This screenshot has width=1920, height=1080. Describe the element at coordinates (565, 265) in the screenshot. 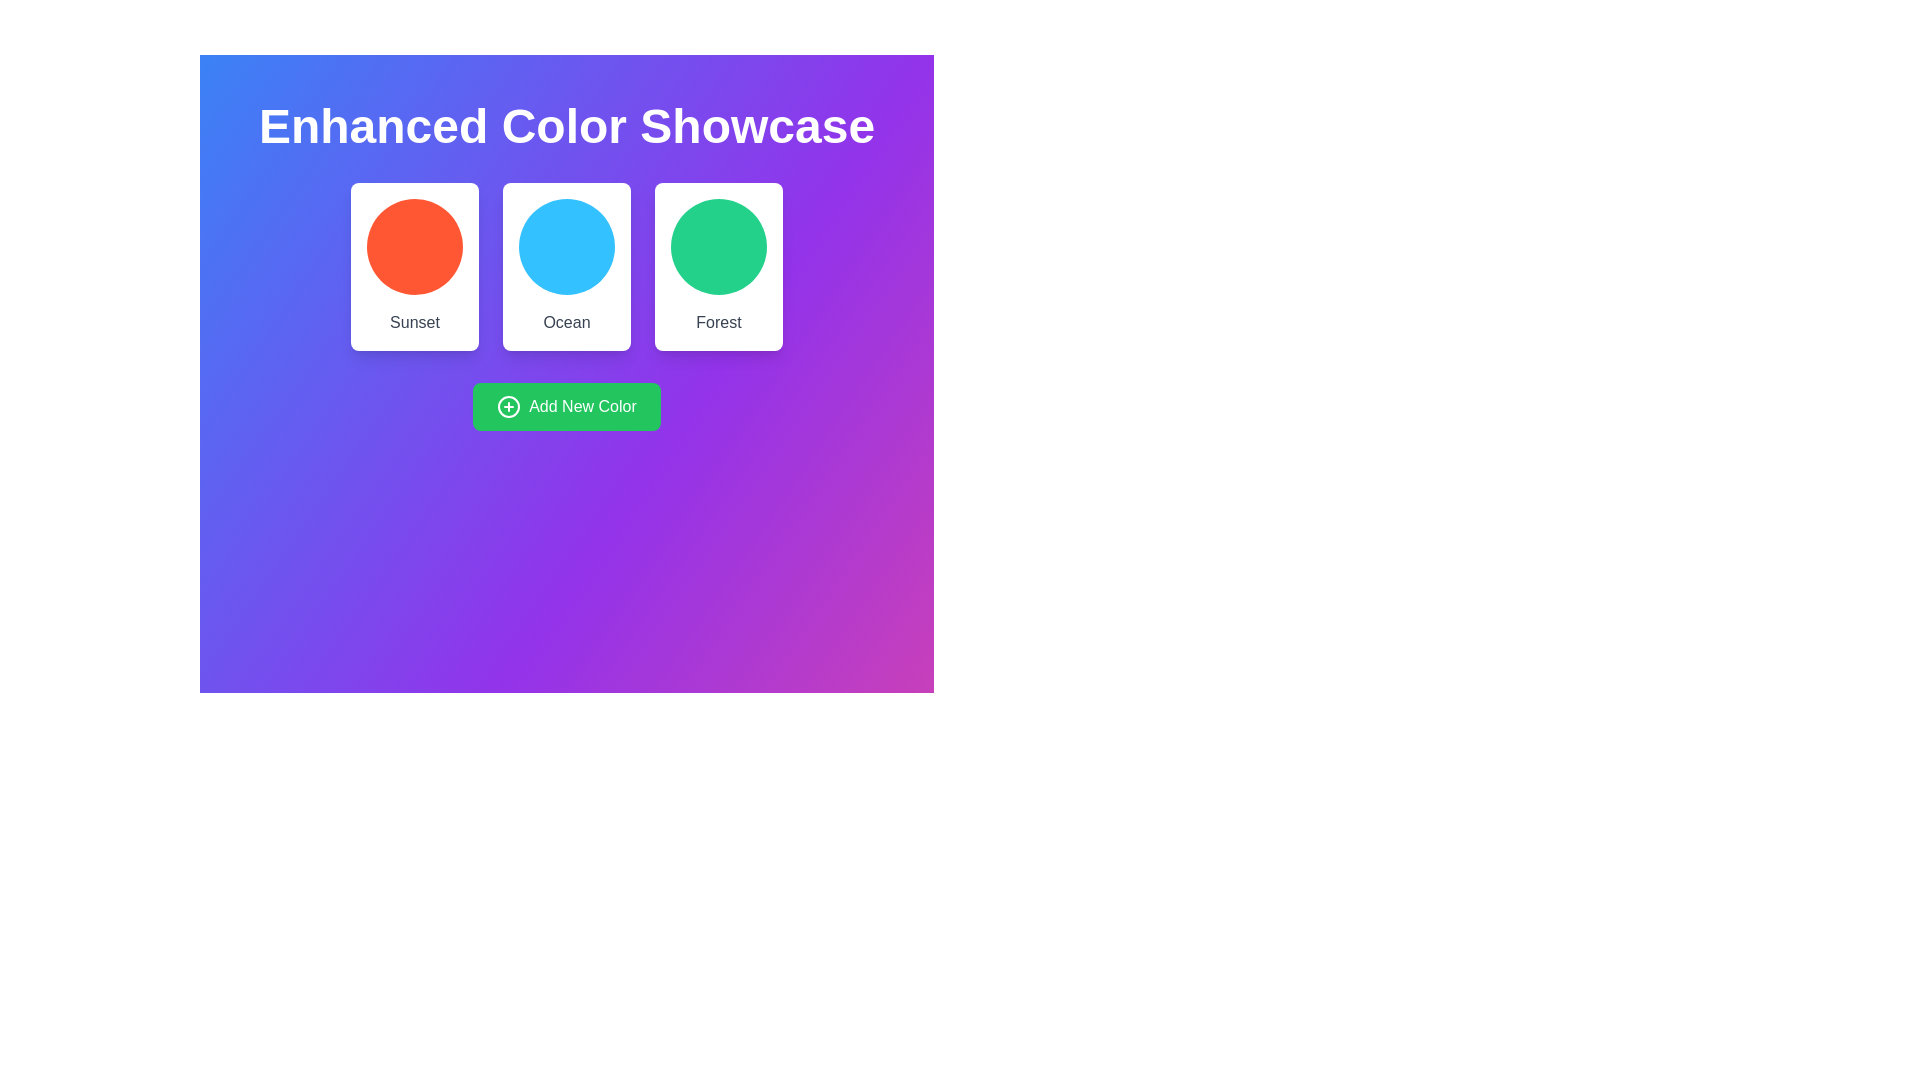

I see `the center of the 'Ocean' card, which is the second card from the left in a horizontal arrangement of three cards` at that location.